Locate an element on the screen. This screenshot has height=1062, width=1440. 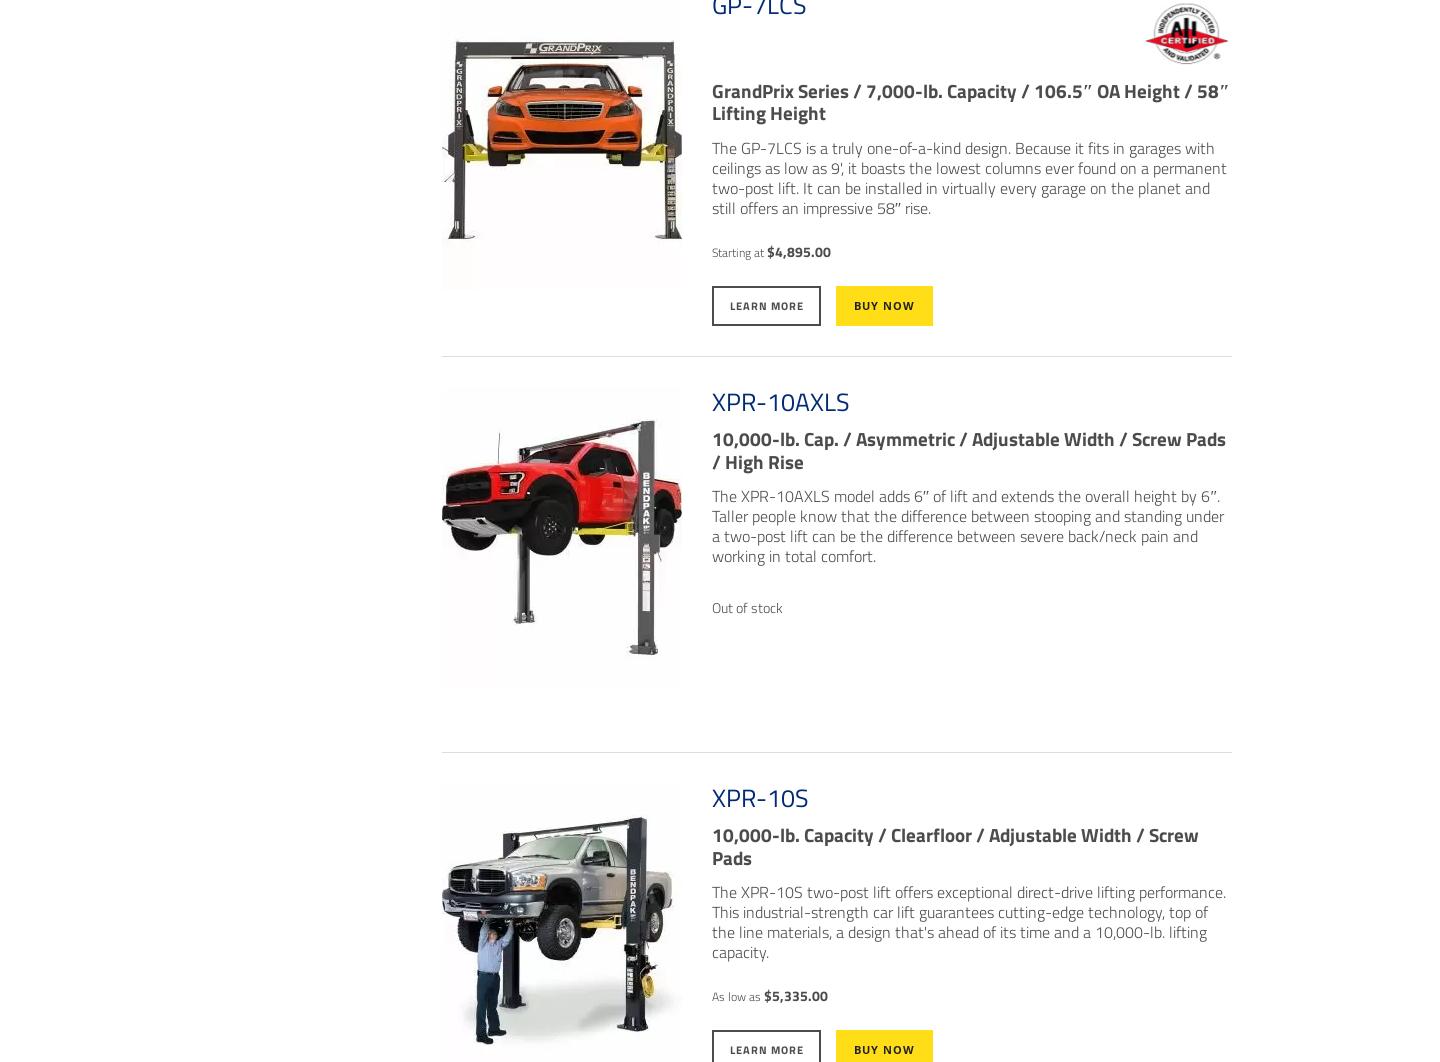
'Out of stock' is located at coordinates (745, 607).